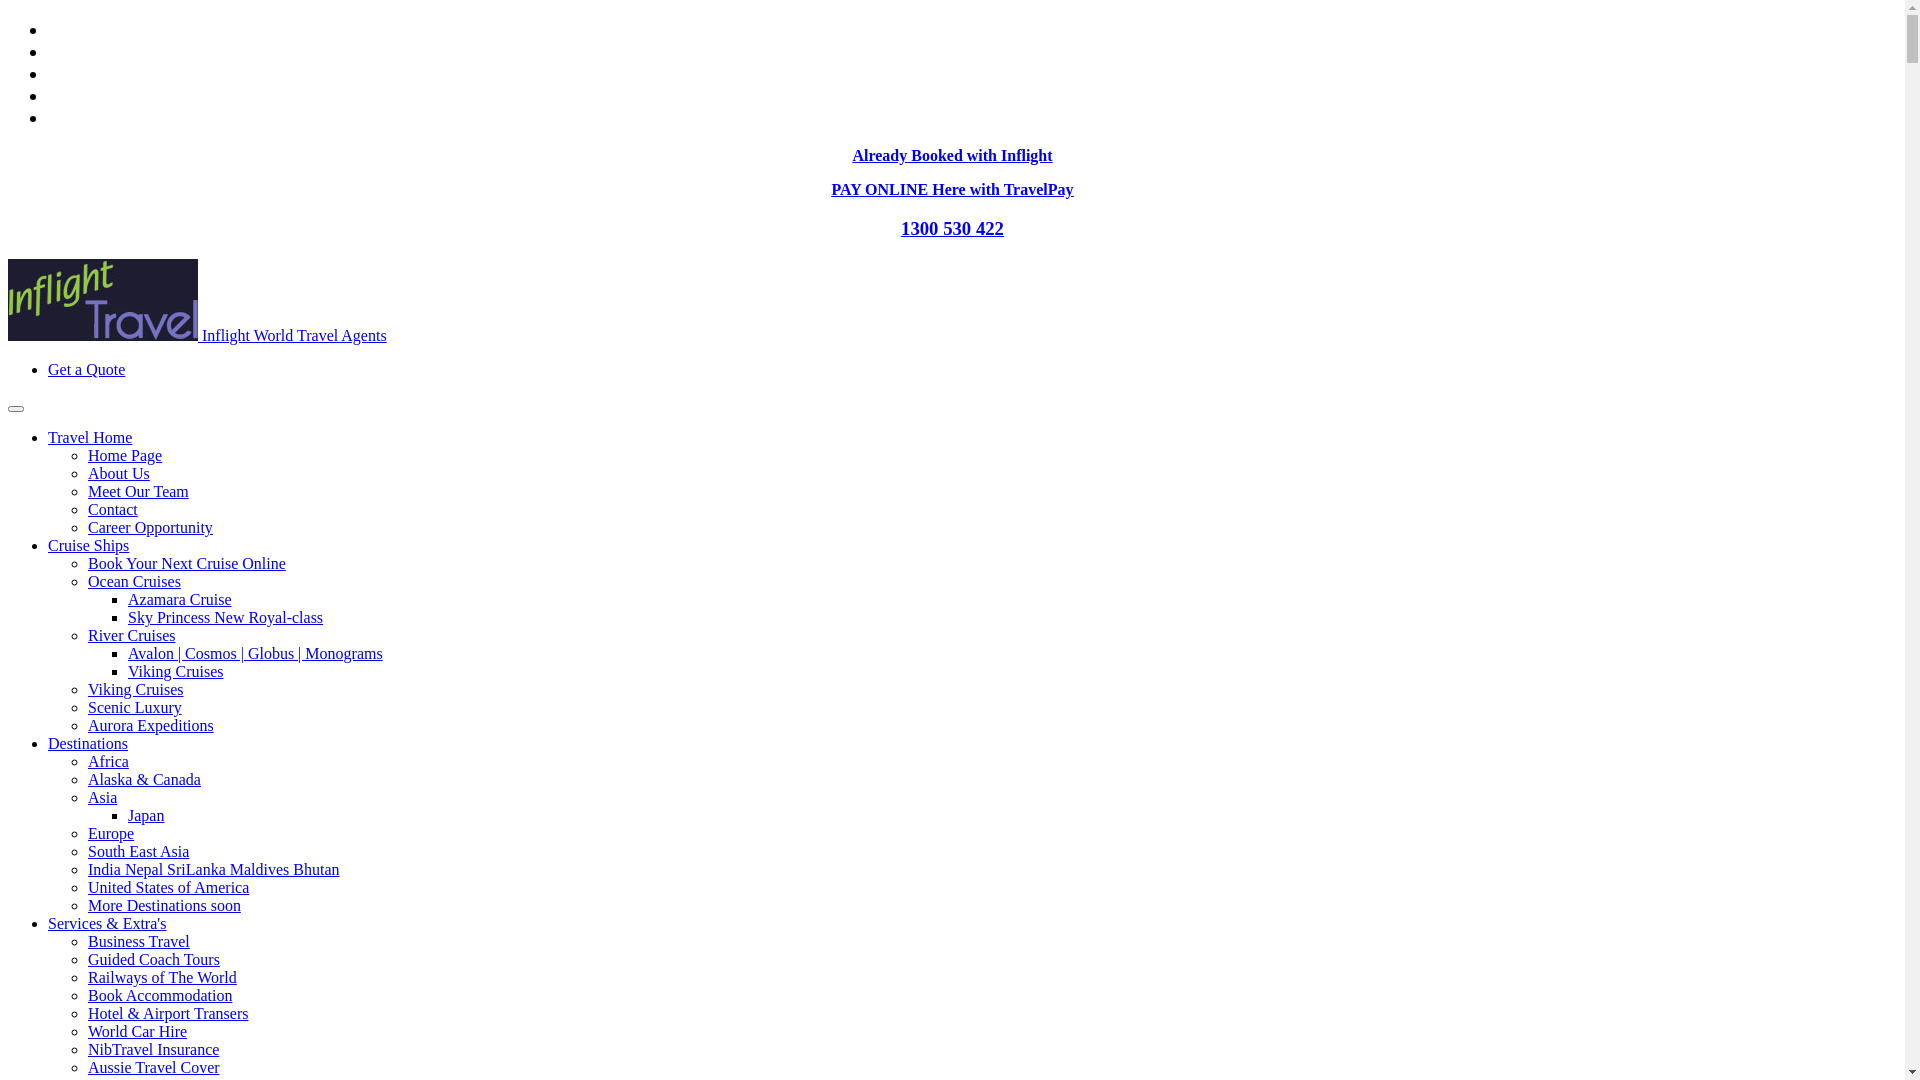 The width and height of the screenshot is (1920, 1080). I want to click on 'United States of America', so click(168, 886).